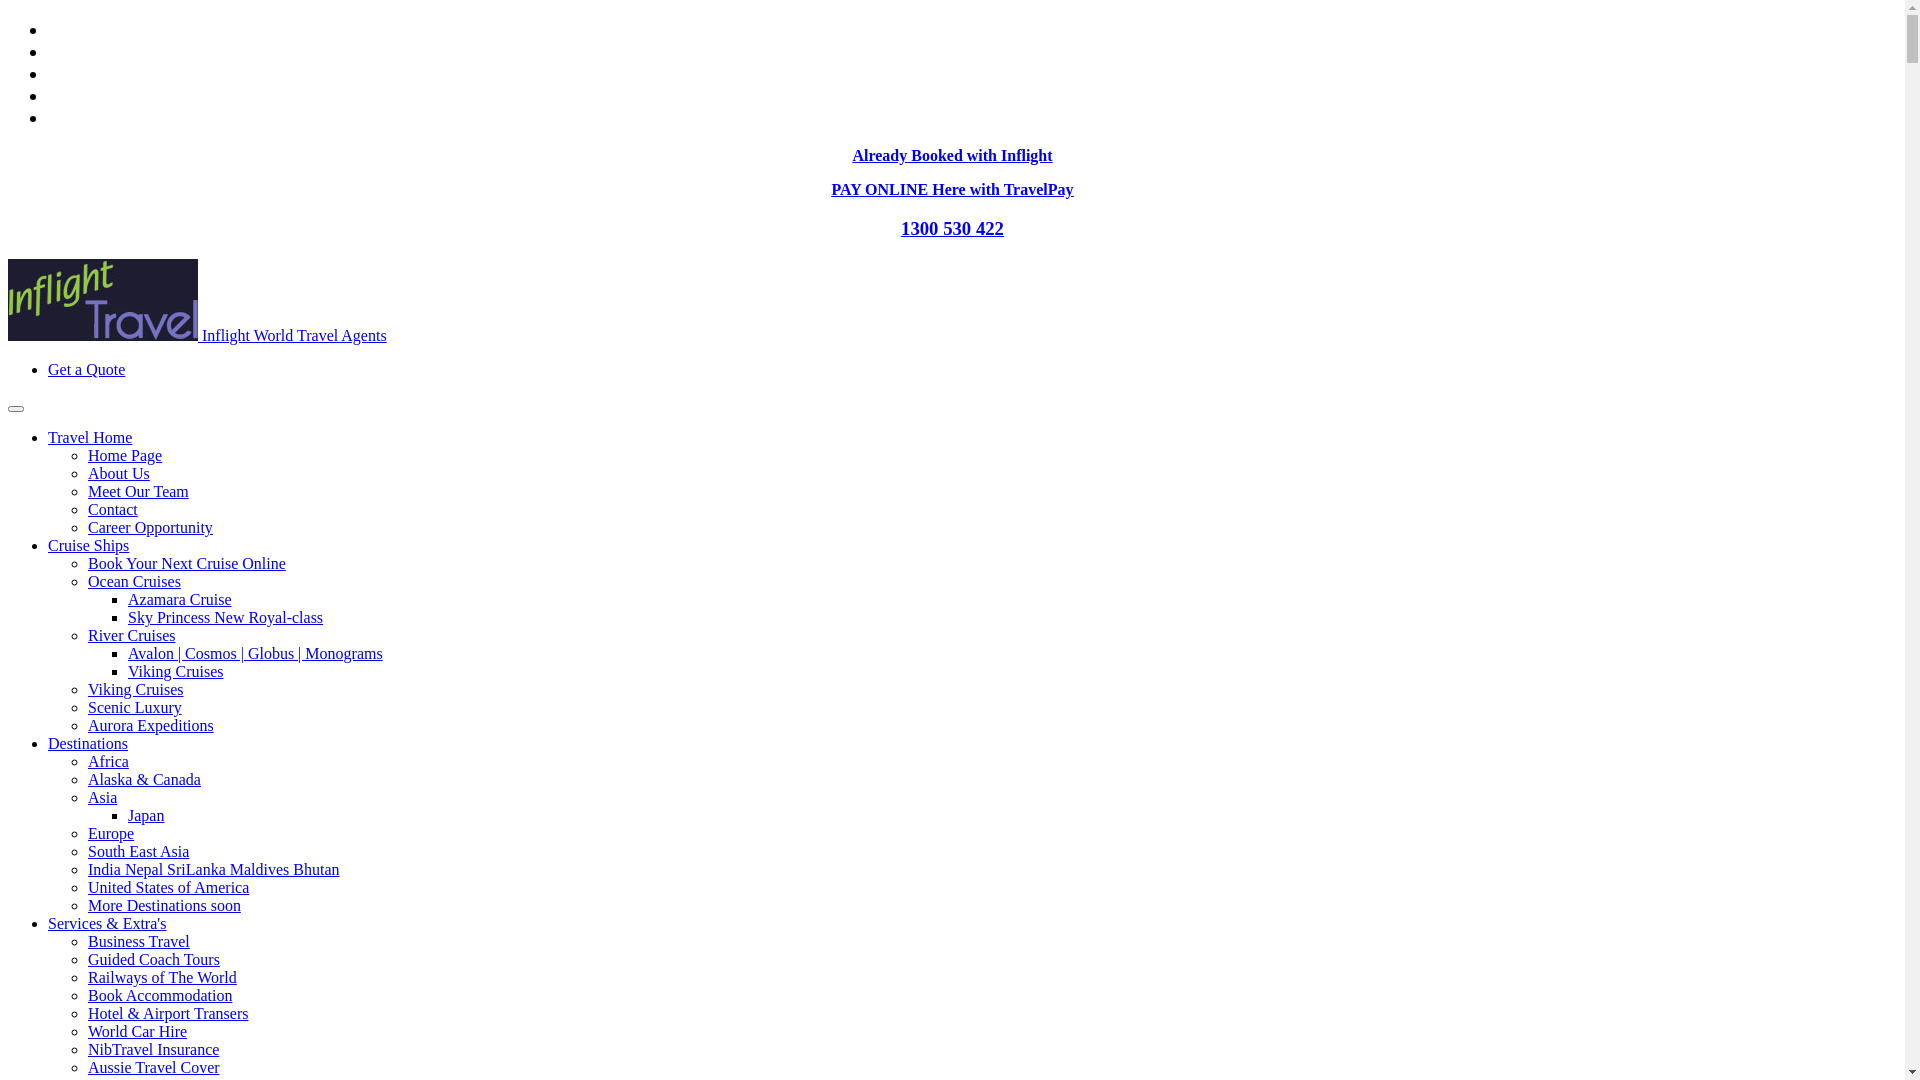 The width and height of the screenshot is (1920, 1080). I want to click on 'United States of America', so click(168, 886).